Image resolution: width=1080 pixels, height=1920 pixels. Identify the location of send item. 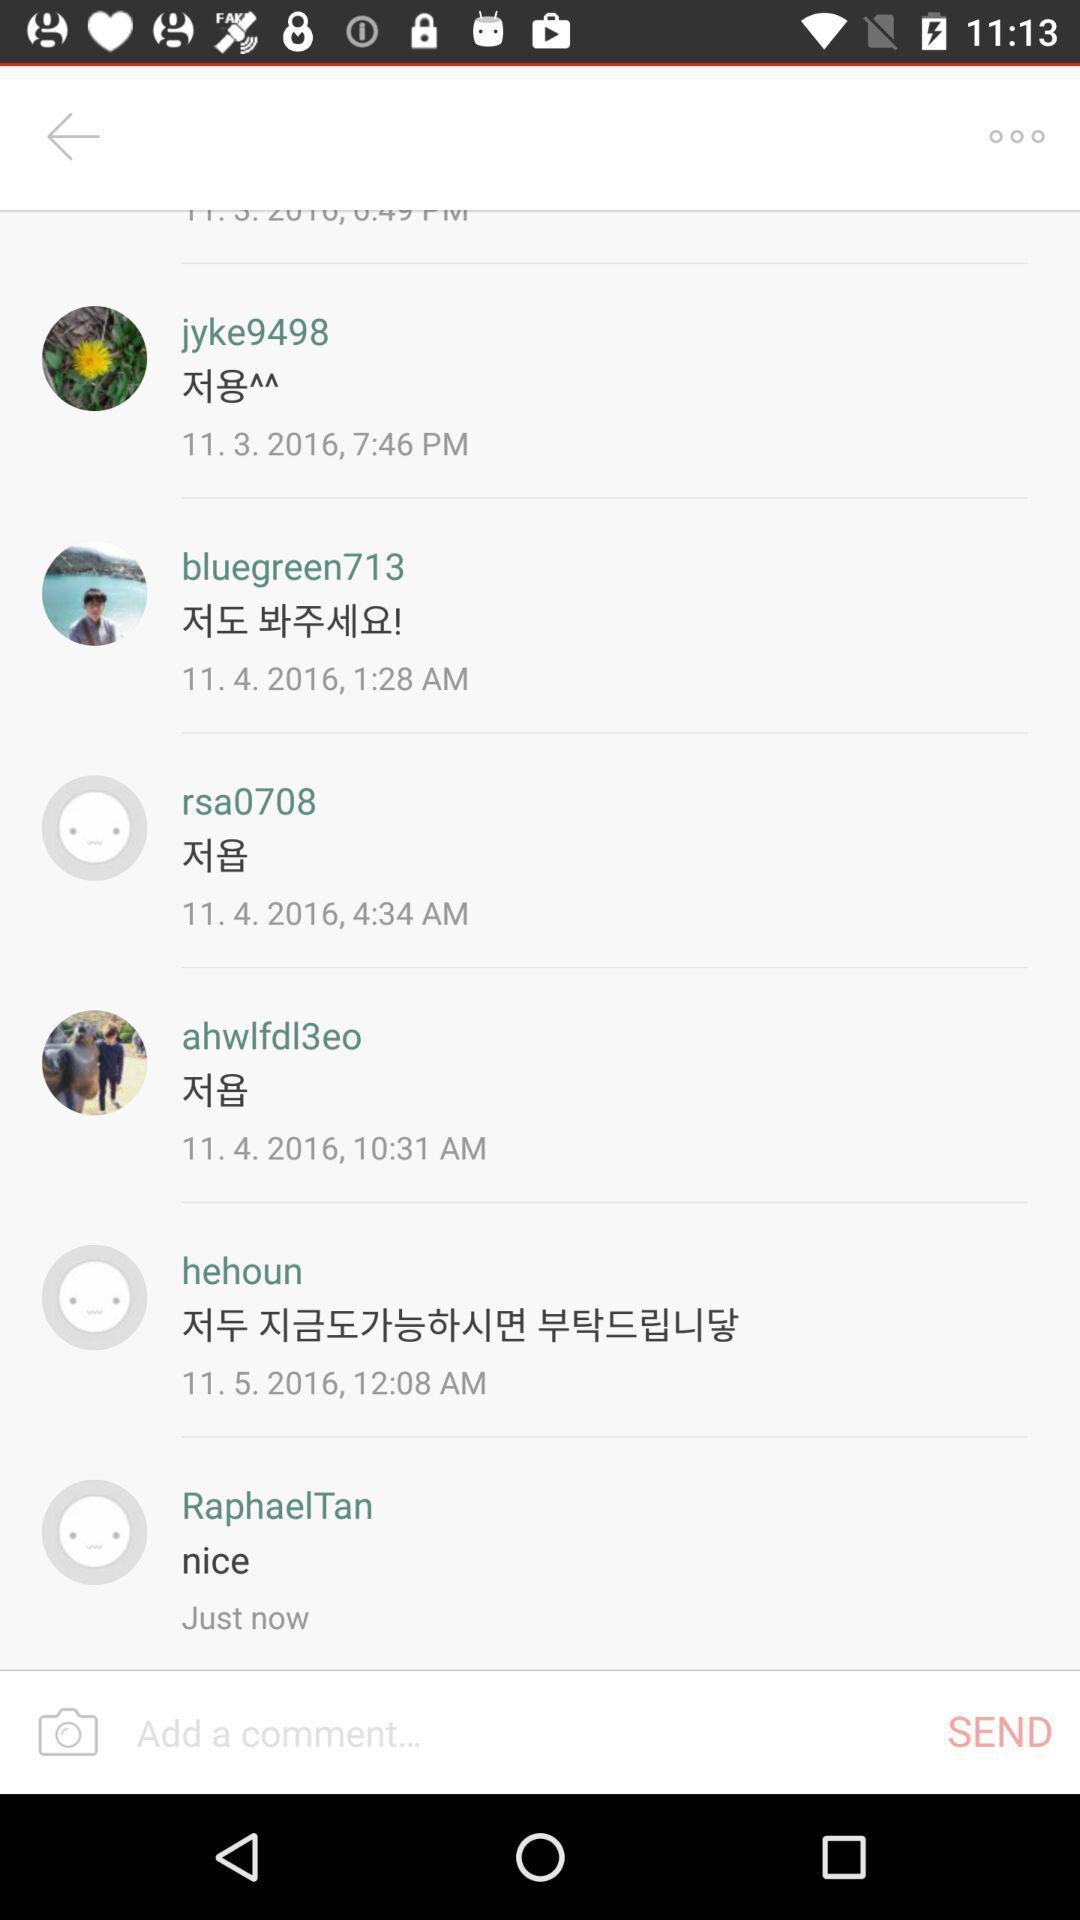
(1000, 1729).